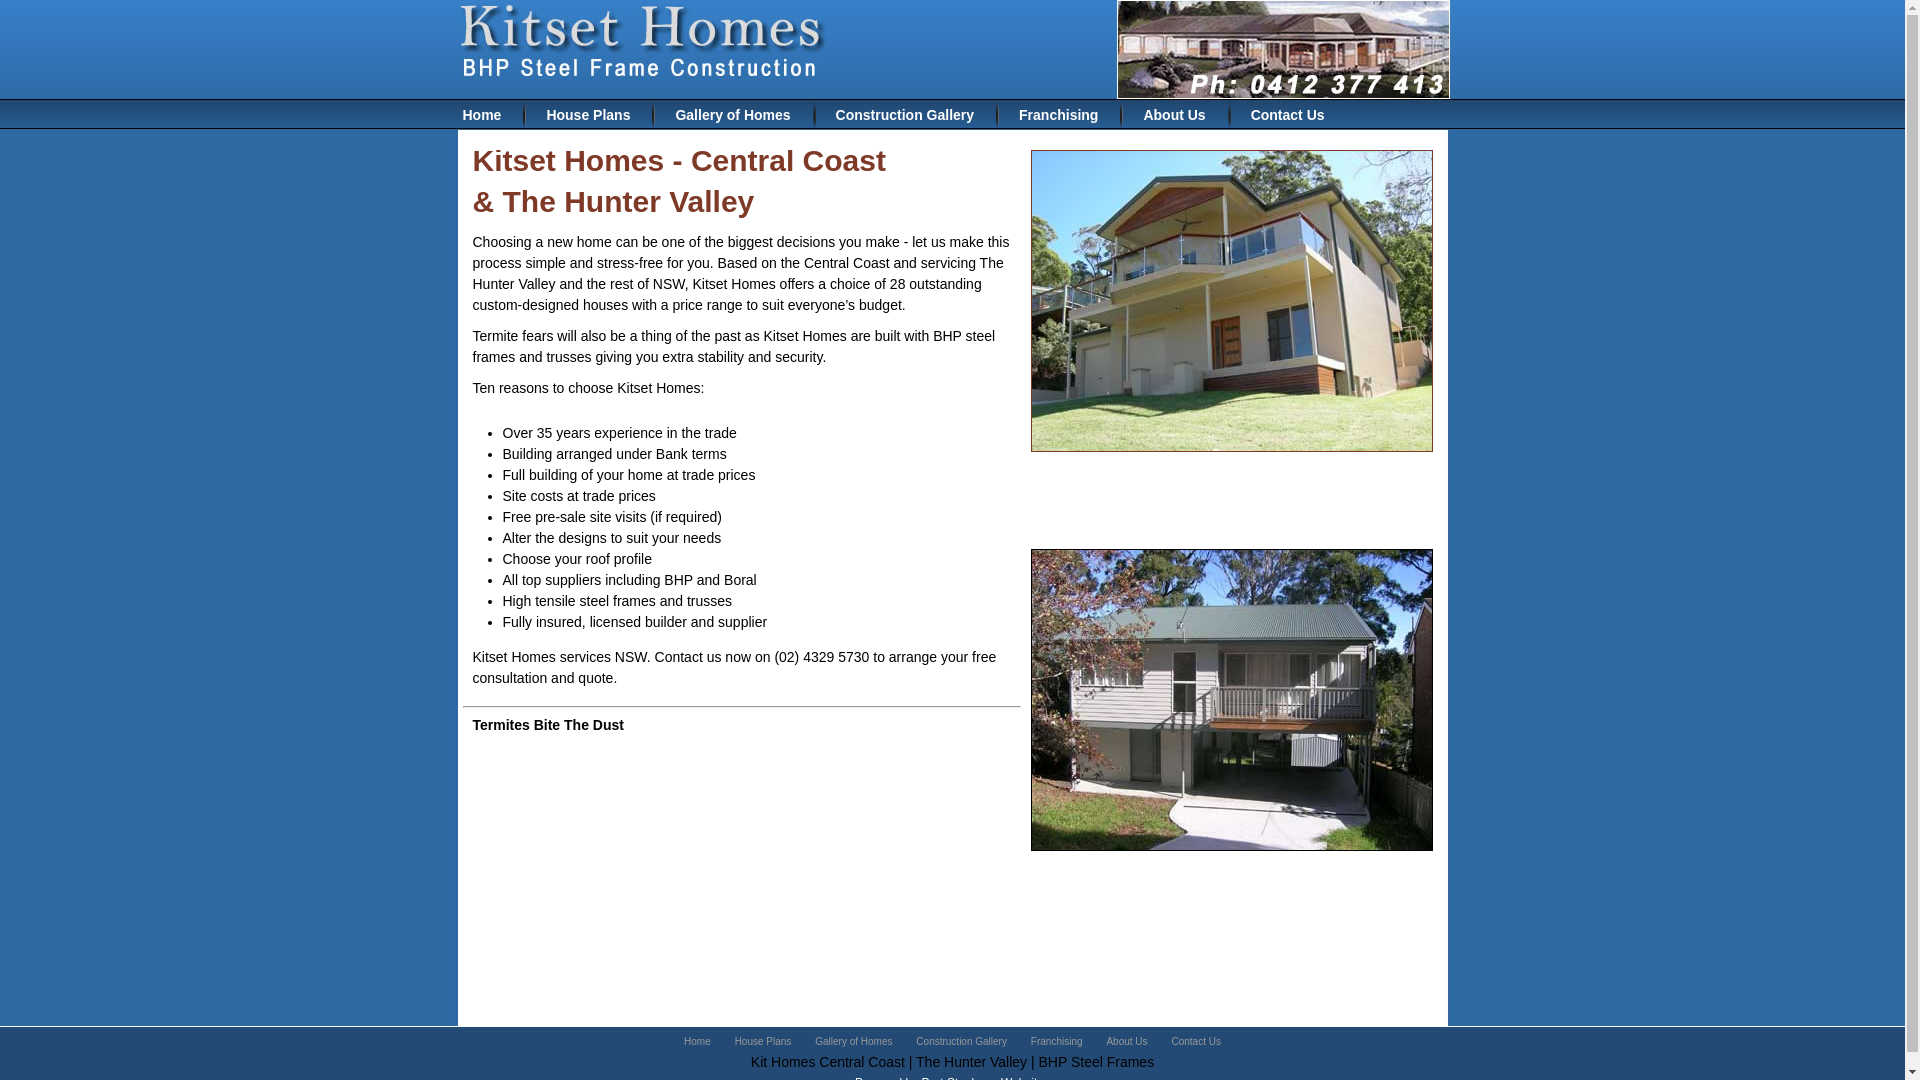 This screenshot has width=1920, height=1080. What do you see at coordinates (762, 1040) in the screenshot?
I see `'House Plans'` at bounding box center [762, 1040].